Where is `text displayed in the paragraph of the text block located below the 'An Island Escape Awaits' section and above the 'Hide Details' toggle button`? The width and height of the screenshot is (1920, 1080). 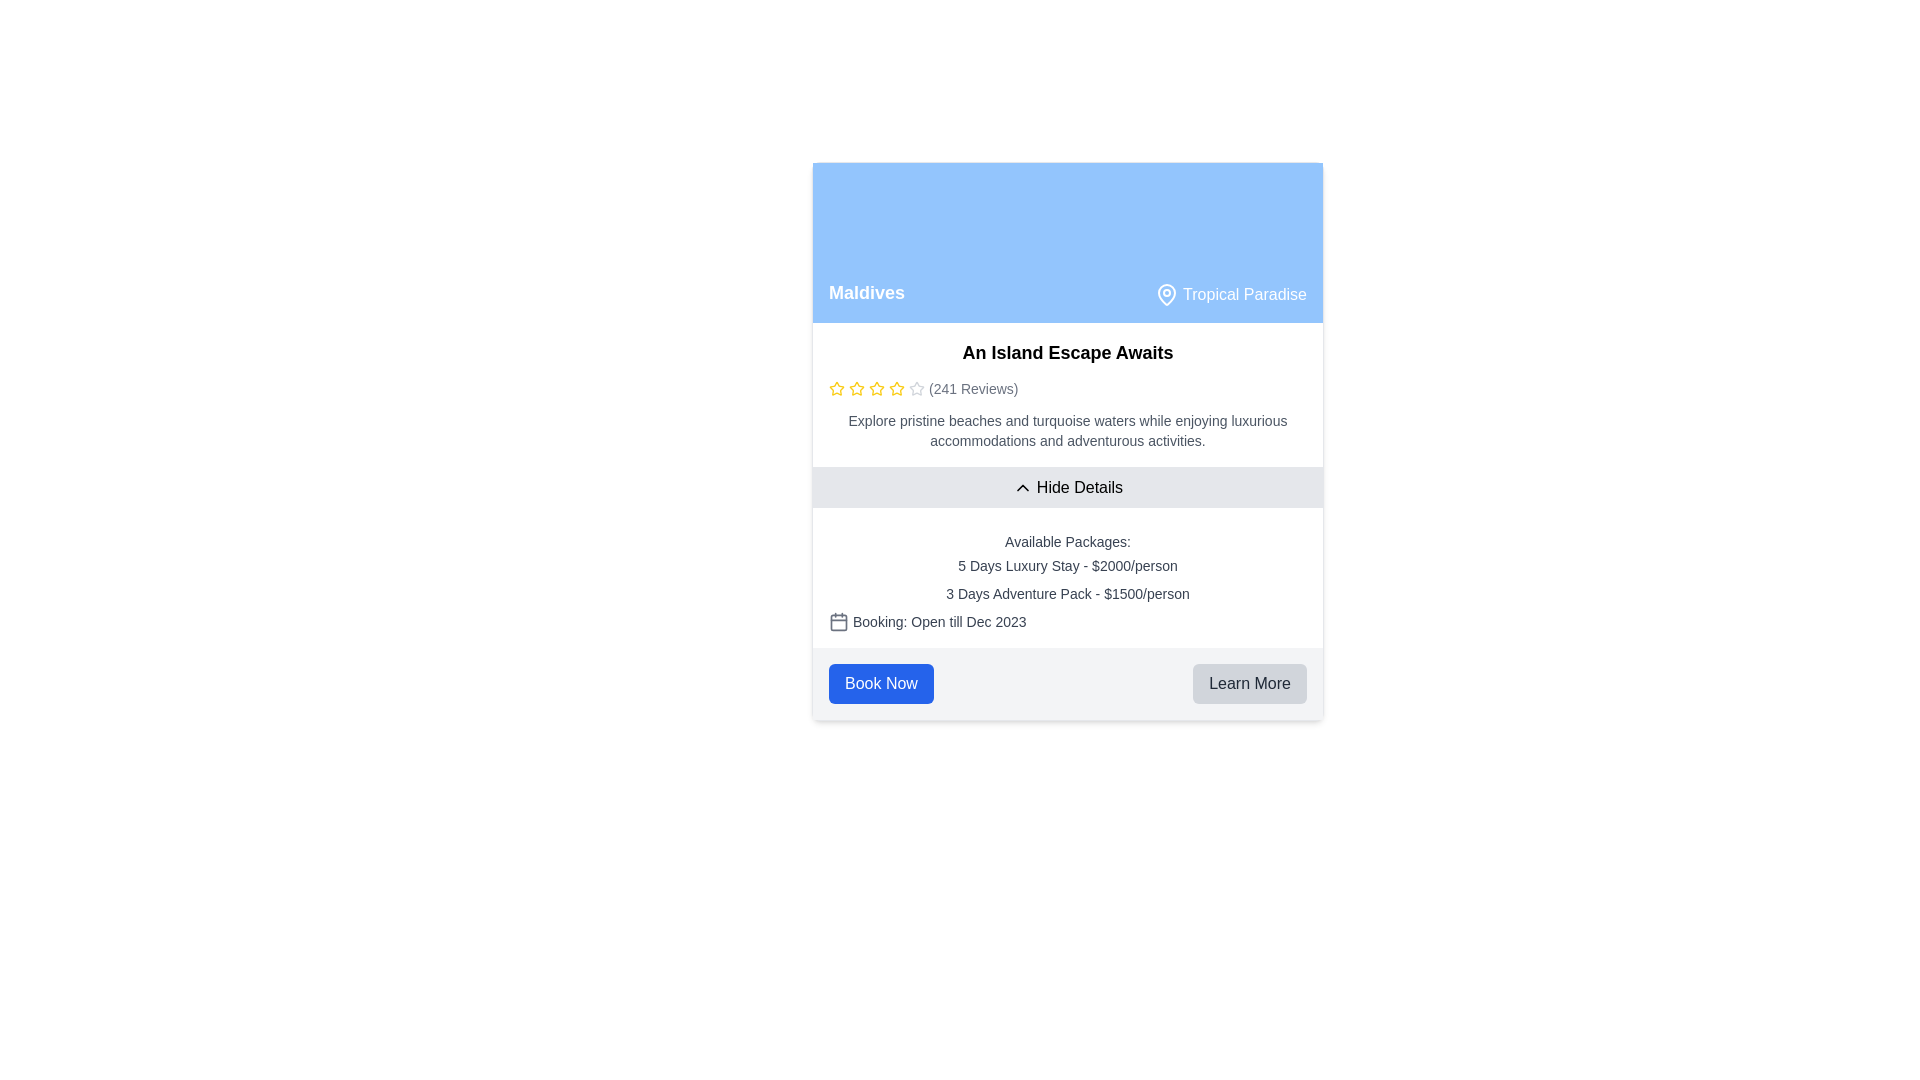 text displayed in the paragraph of the text block located below the 'An Island Escape Awaits' section and above the 'Hide Details' toggle button is located at coordinates (1067, 430).